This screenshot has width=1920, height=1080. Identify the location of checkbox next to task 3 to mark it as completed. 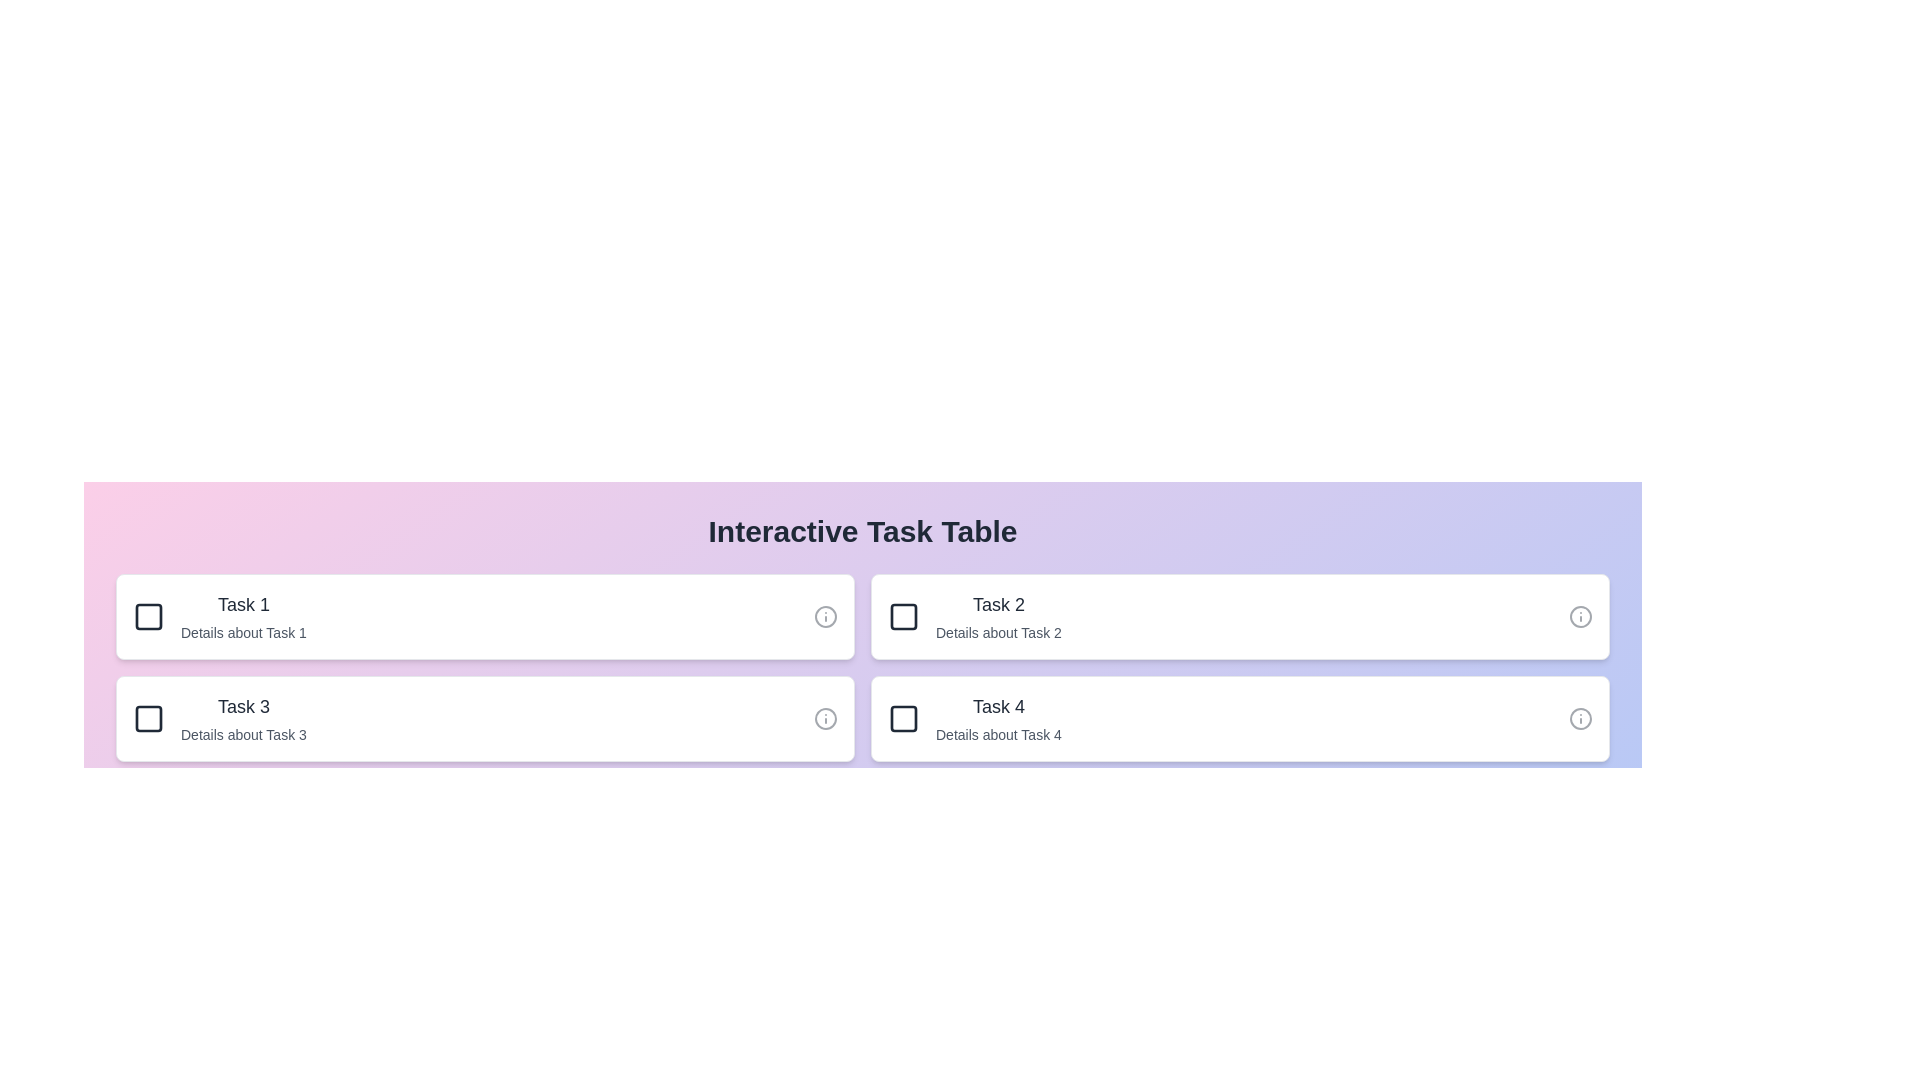
(147, 717).